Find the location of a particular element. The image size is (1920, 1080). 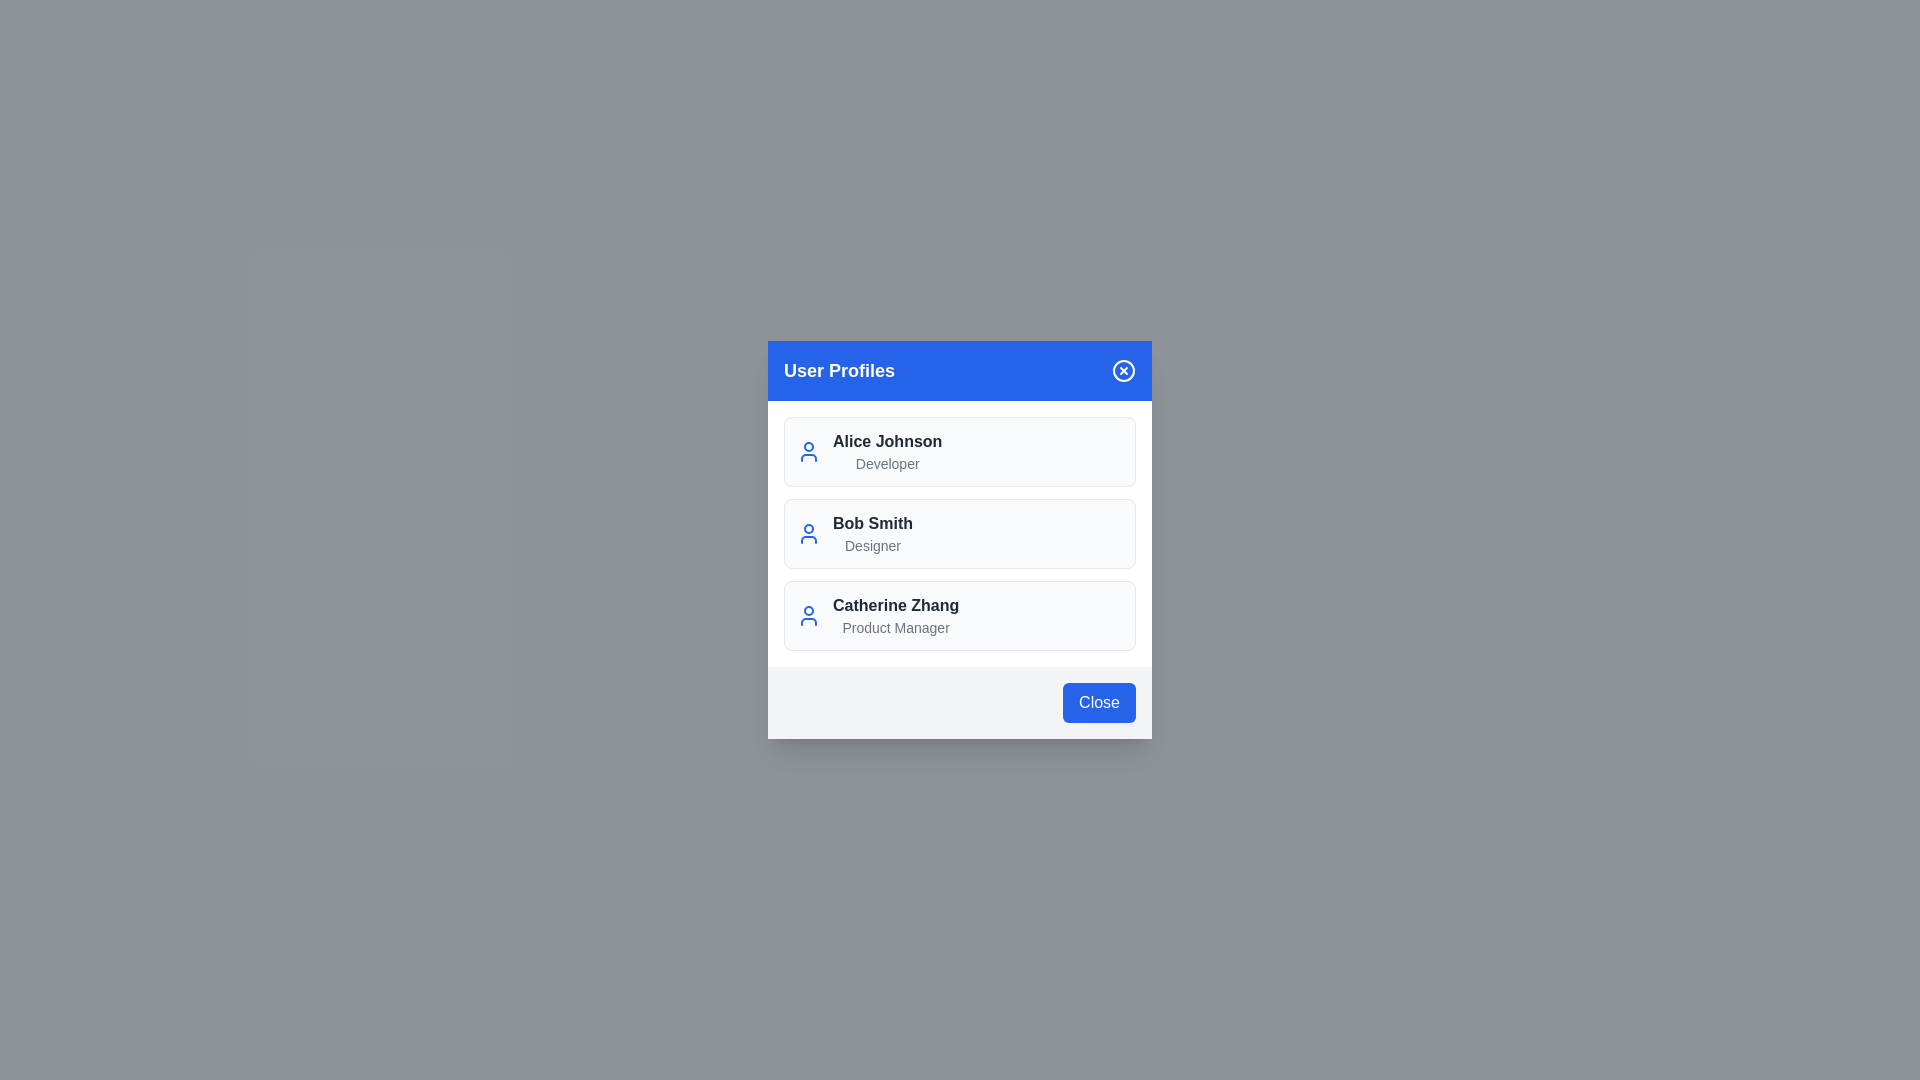

the user profile Bob Smith from the list is located at coordinates (960, 532).